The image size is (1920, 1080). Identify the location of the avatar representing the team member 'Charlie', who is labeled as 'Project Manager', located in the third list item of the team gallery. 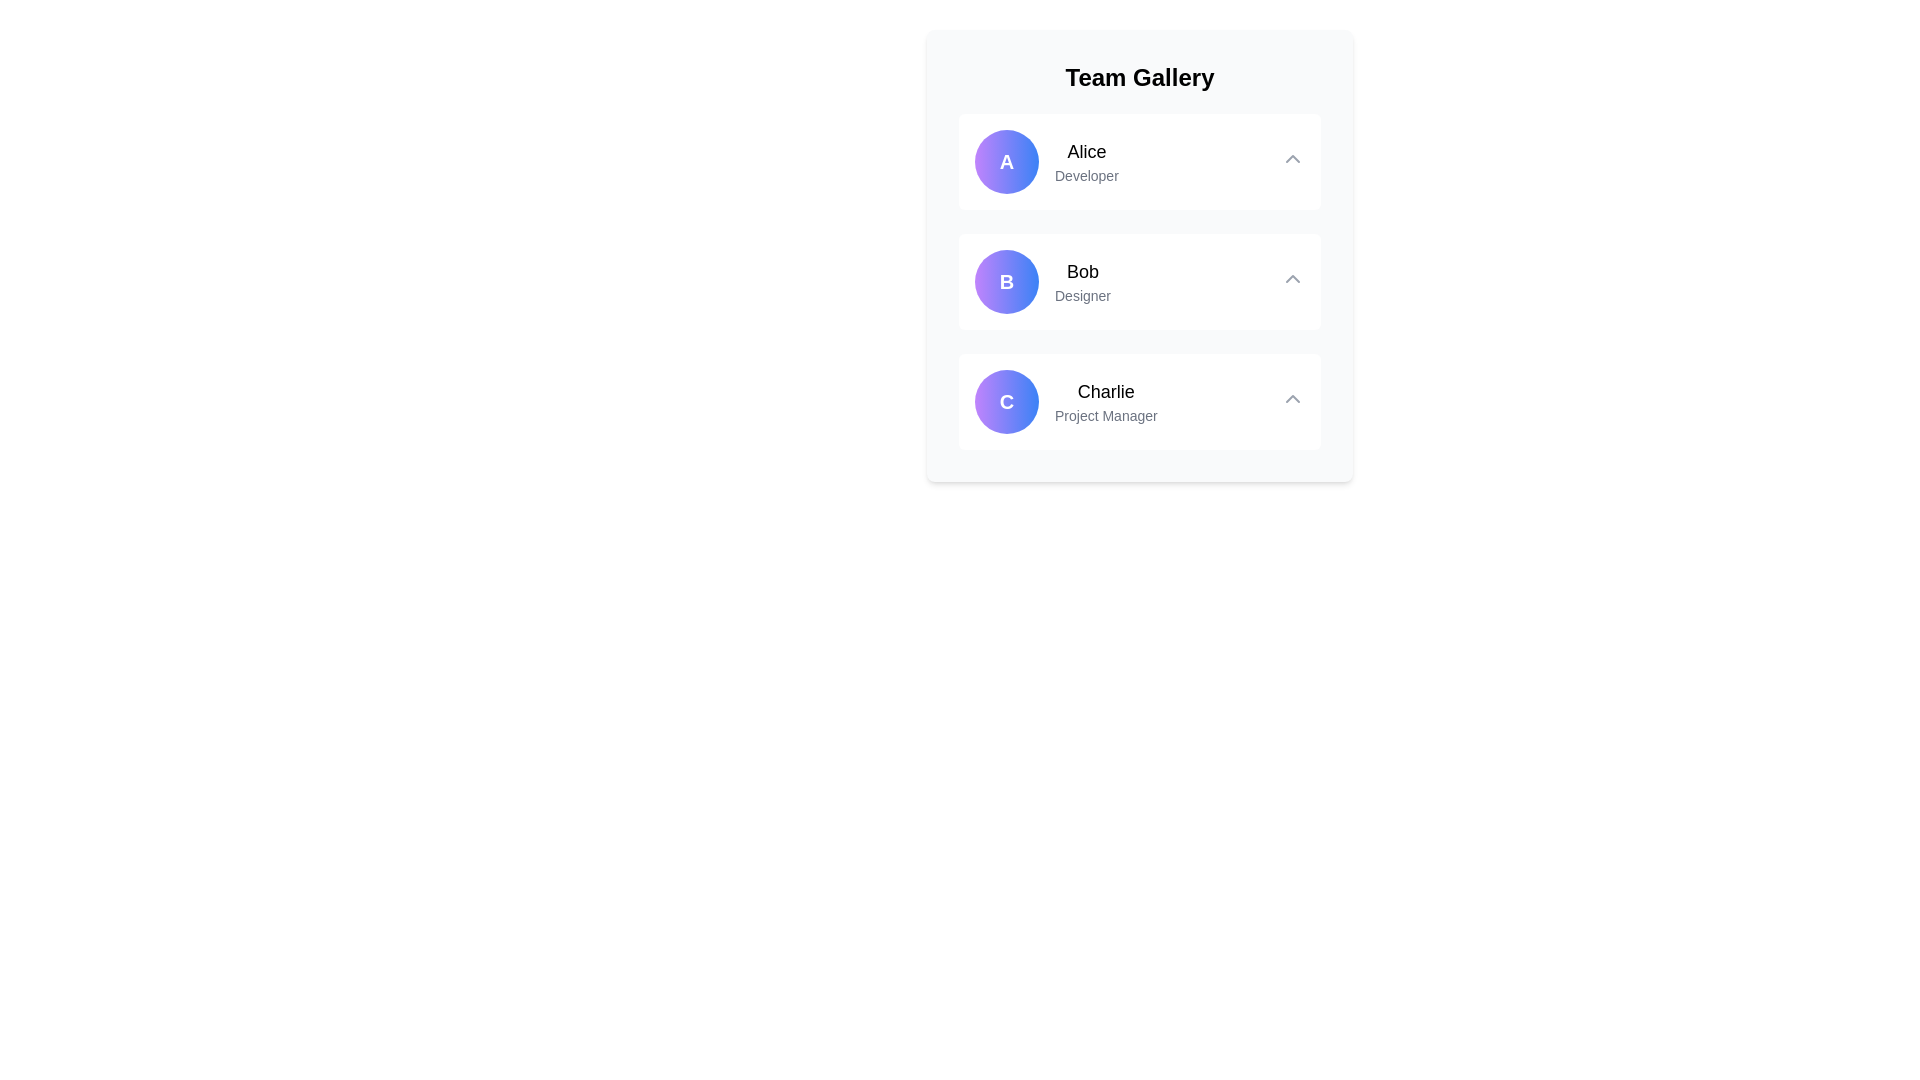
(1007, 401).